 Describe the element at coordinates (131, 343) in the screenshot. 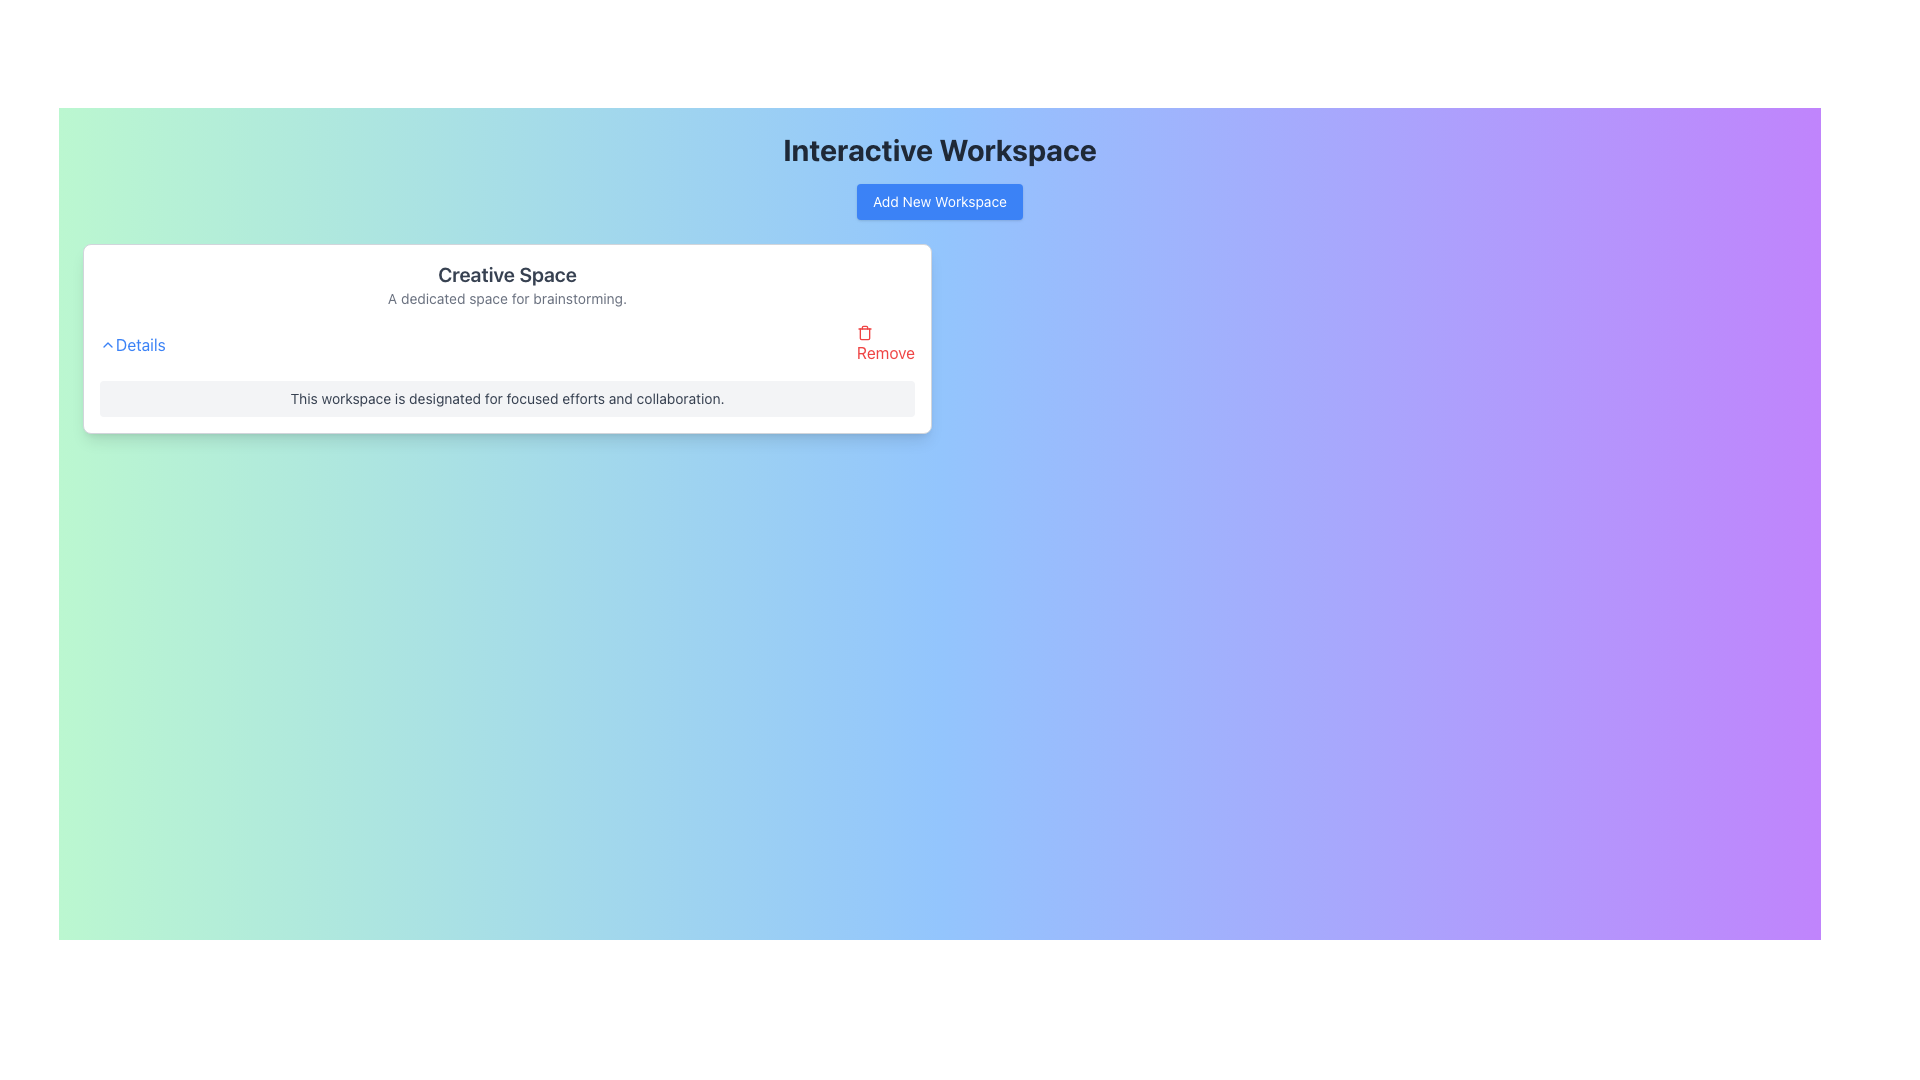

I see `the 'Details' text label styled in blue with a small chevron pointing up to its left` at that location.